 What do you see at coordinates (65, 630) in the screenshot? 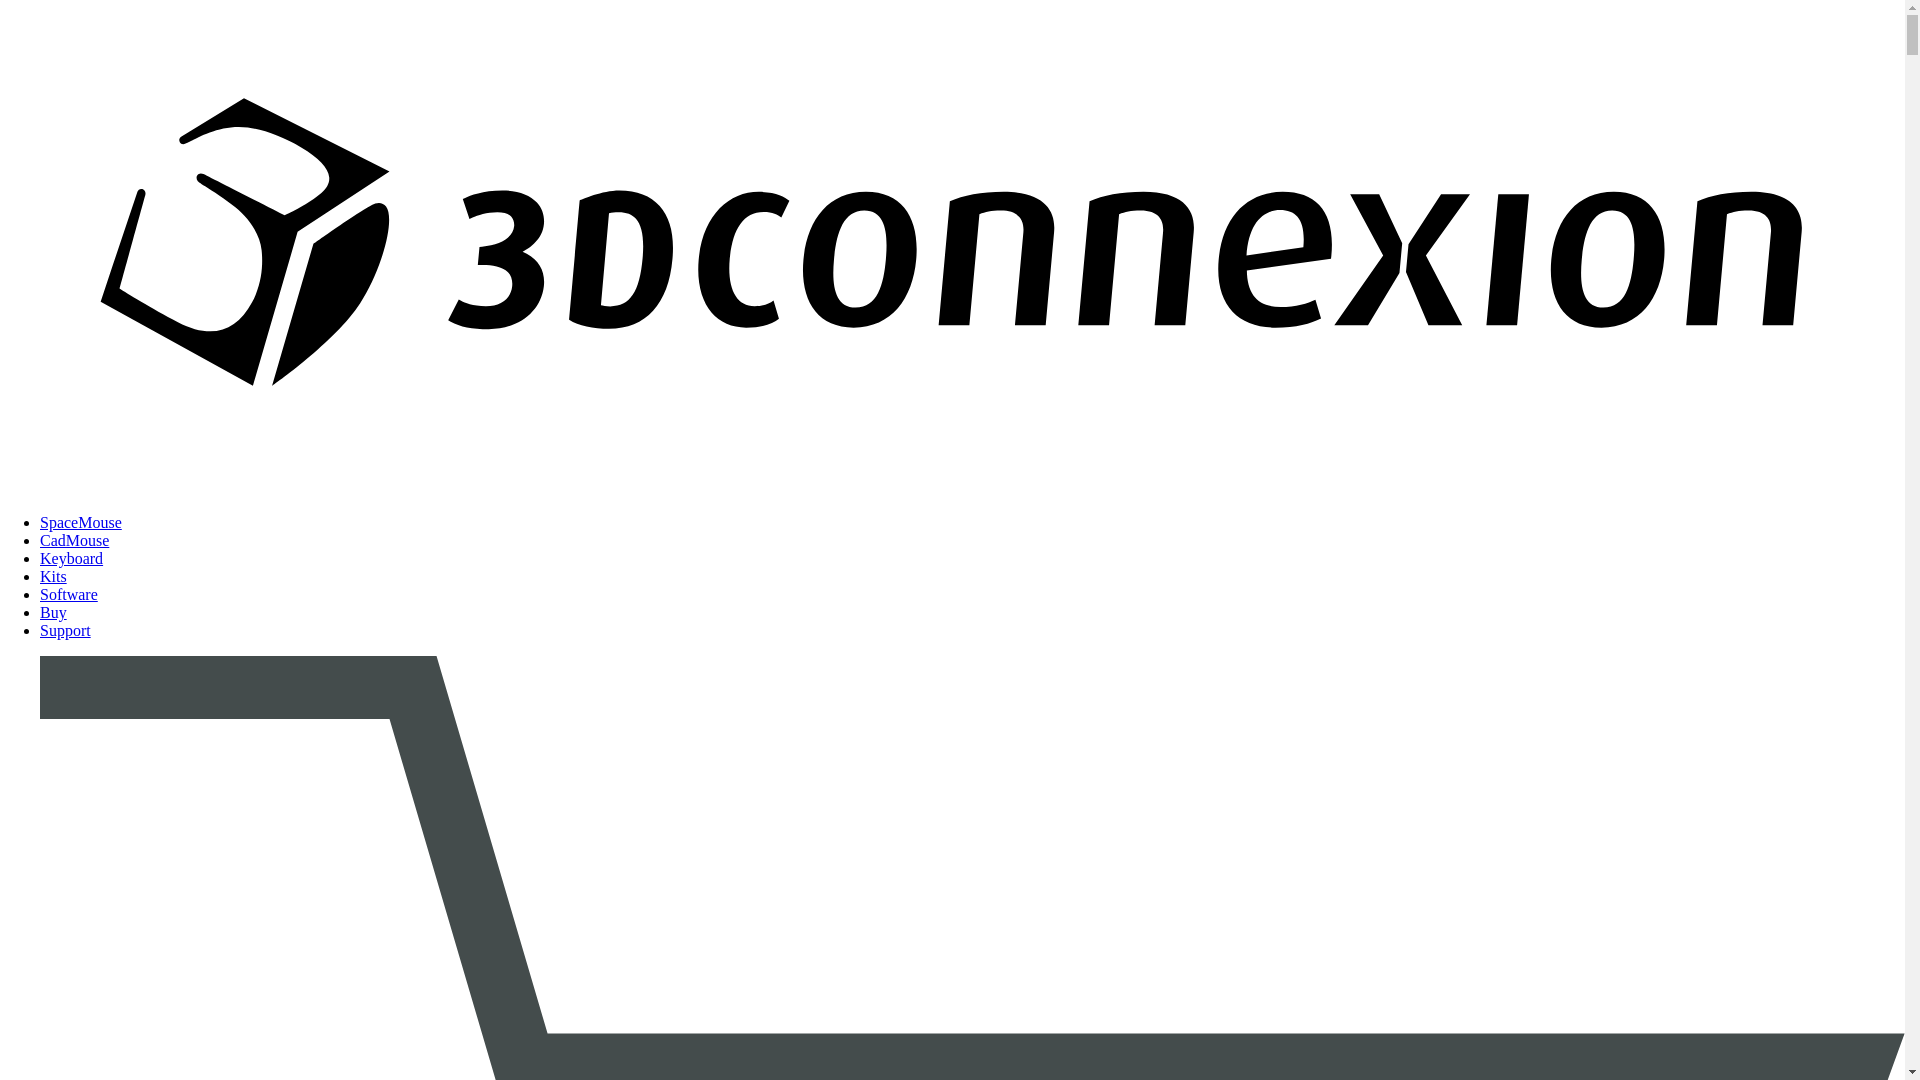
I see `'Support'` at bounding box center [65, 630].